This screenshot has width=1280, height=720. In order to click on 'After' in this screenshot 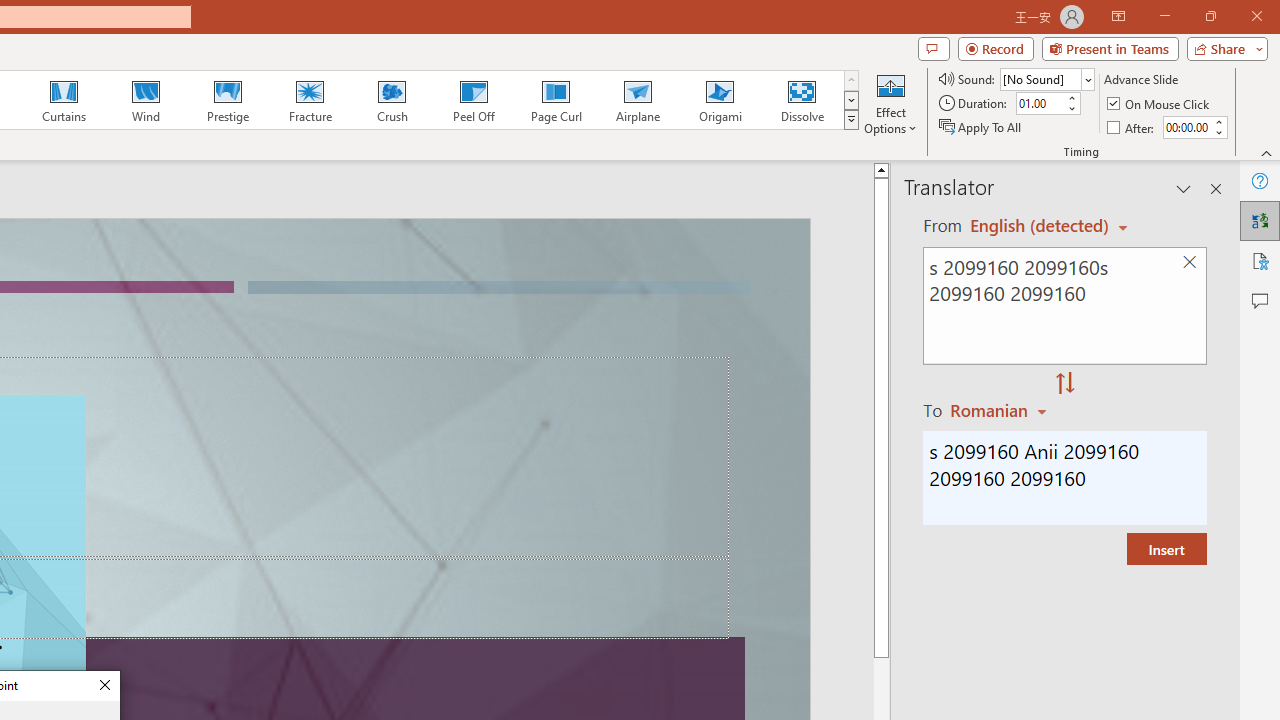, I will do `click(1132, 127)`.